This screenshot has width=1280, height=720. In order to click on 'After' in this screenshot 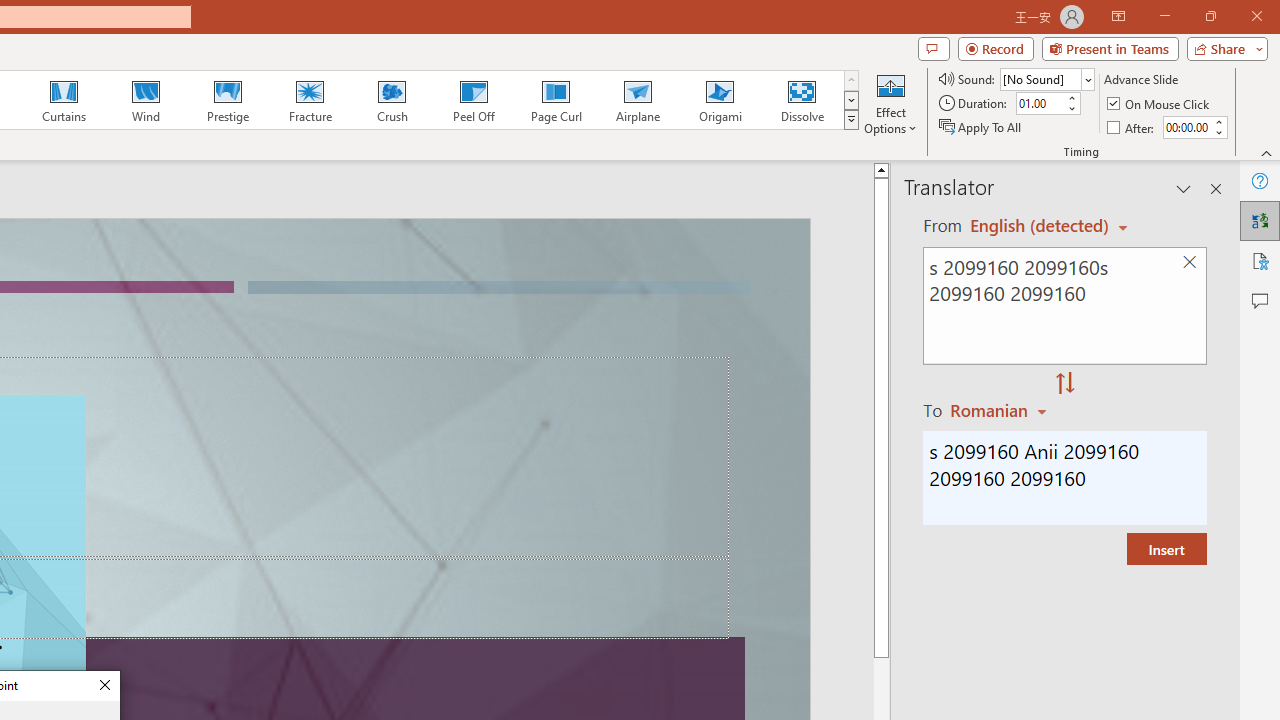, I will do `click(1132, 127)`.